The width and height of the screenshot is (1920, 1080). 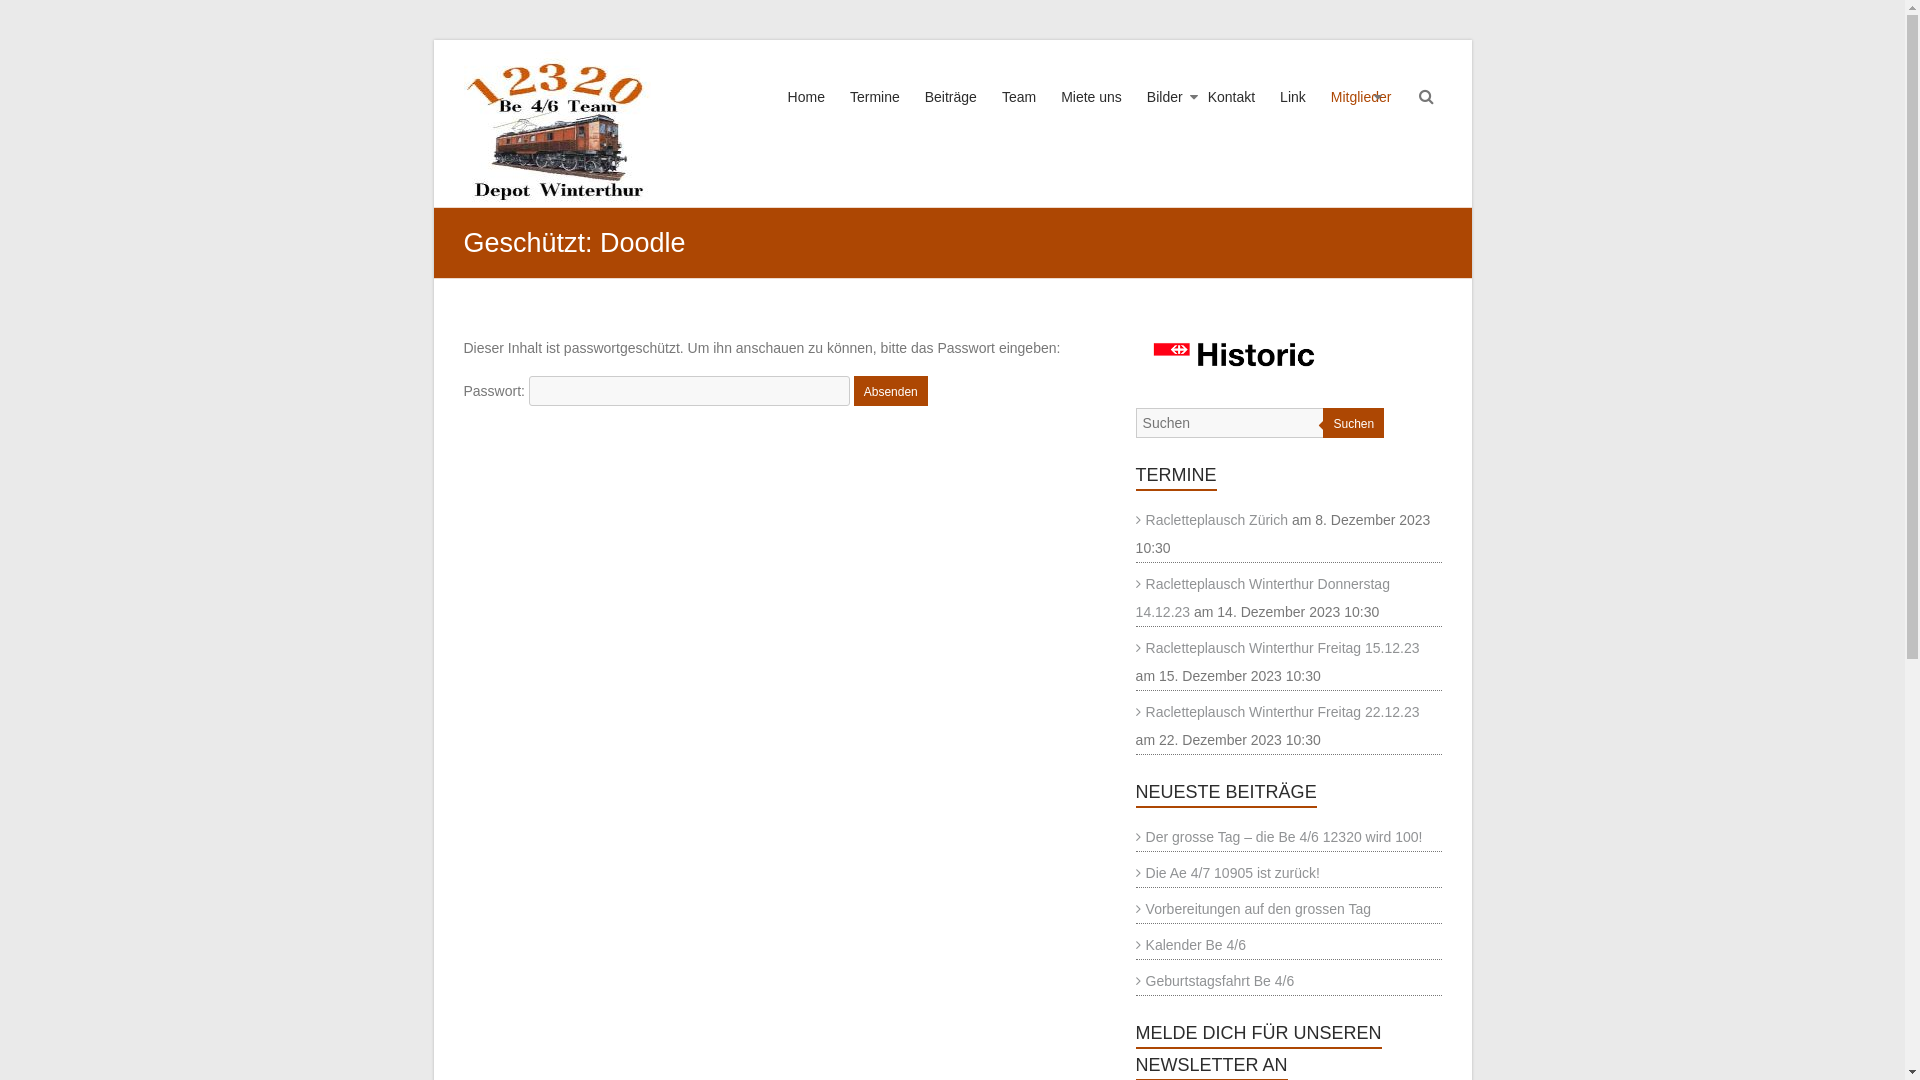 What do you see at coordinates (1002, 115) in the screenshot?
I see `'Team'` at bounding box center [1002, 115].